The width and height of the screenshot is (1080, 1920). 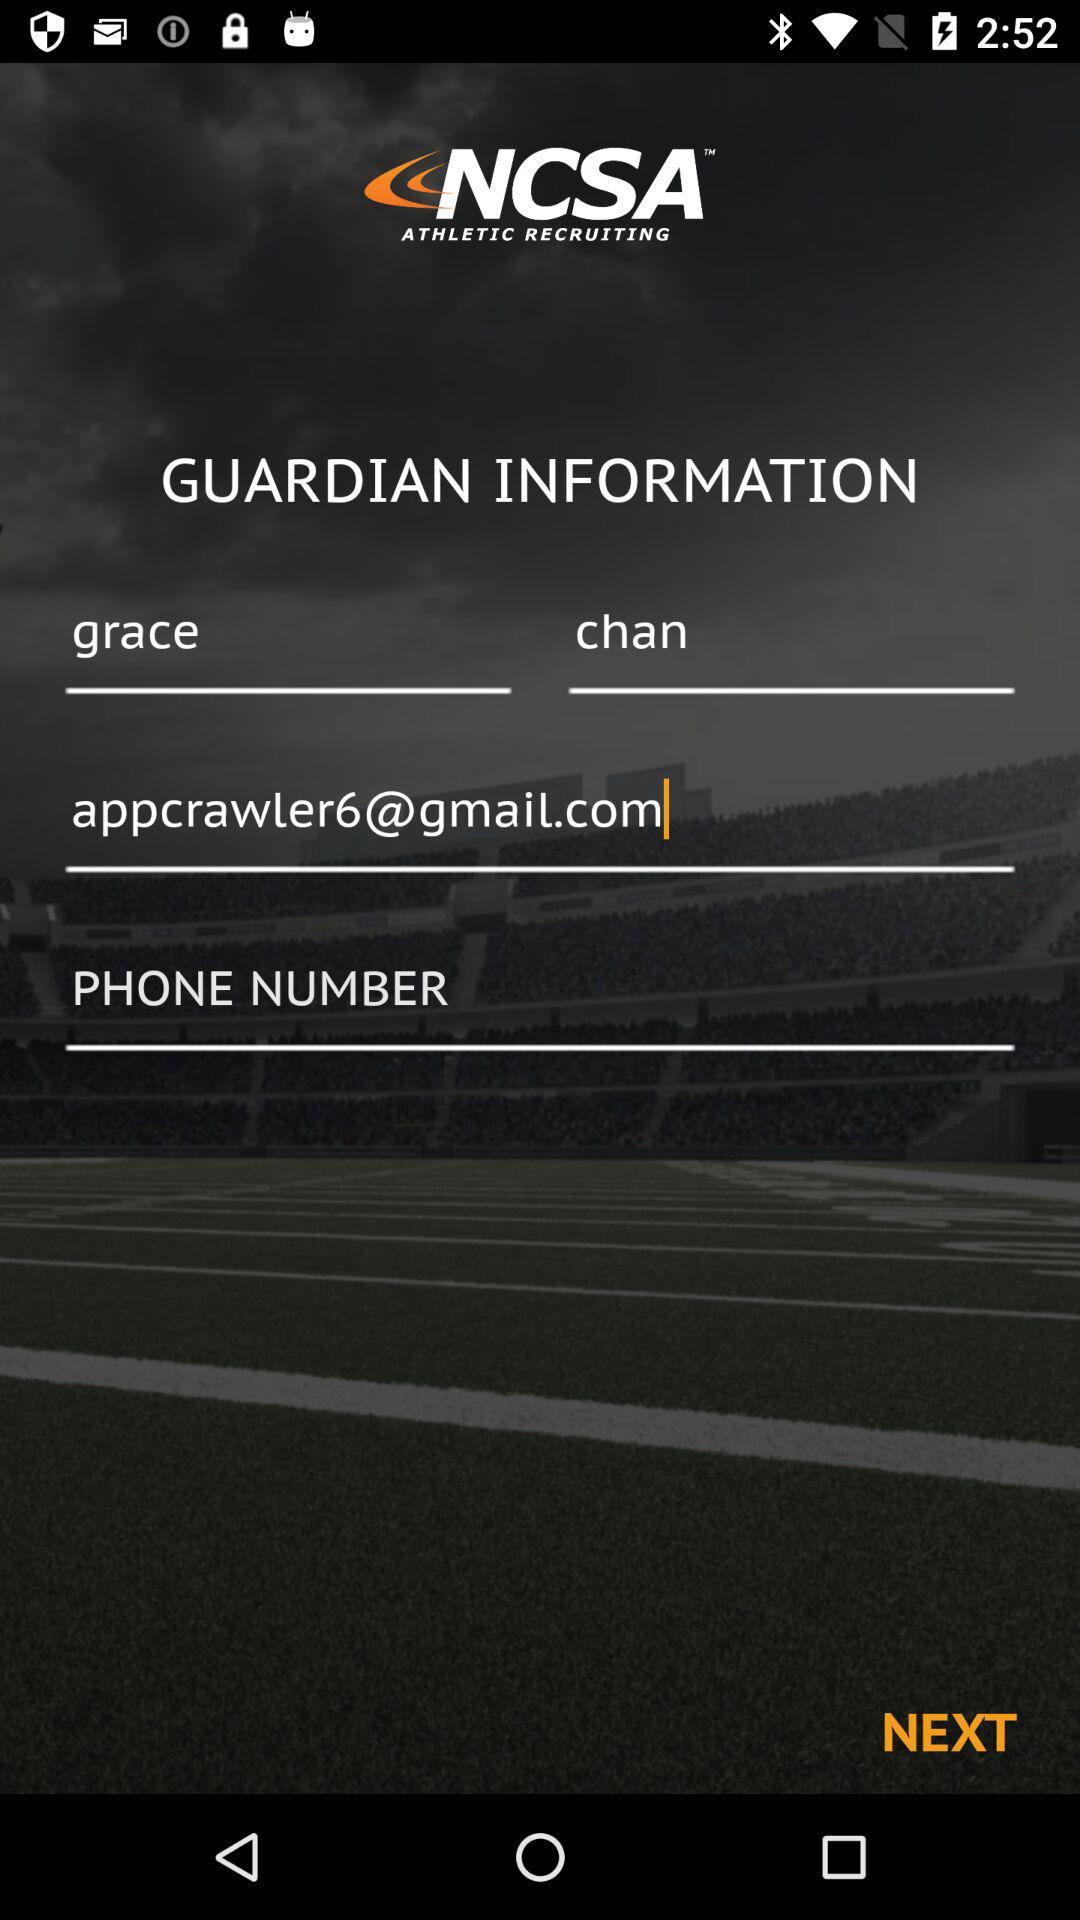 What do you see at coordinates (790, 632) in the screenshot?
I see `the item next to grace` at bounding box center [790, 632].